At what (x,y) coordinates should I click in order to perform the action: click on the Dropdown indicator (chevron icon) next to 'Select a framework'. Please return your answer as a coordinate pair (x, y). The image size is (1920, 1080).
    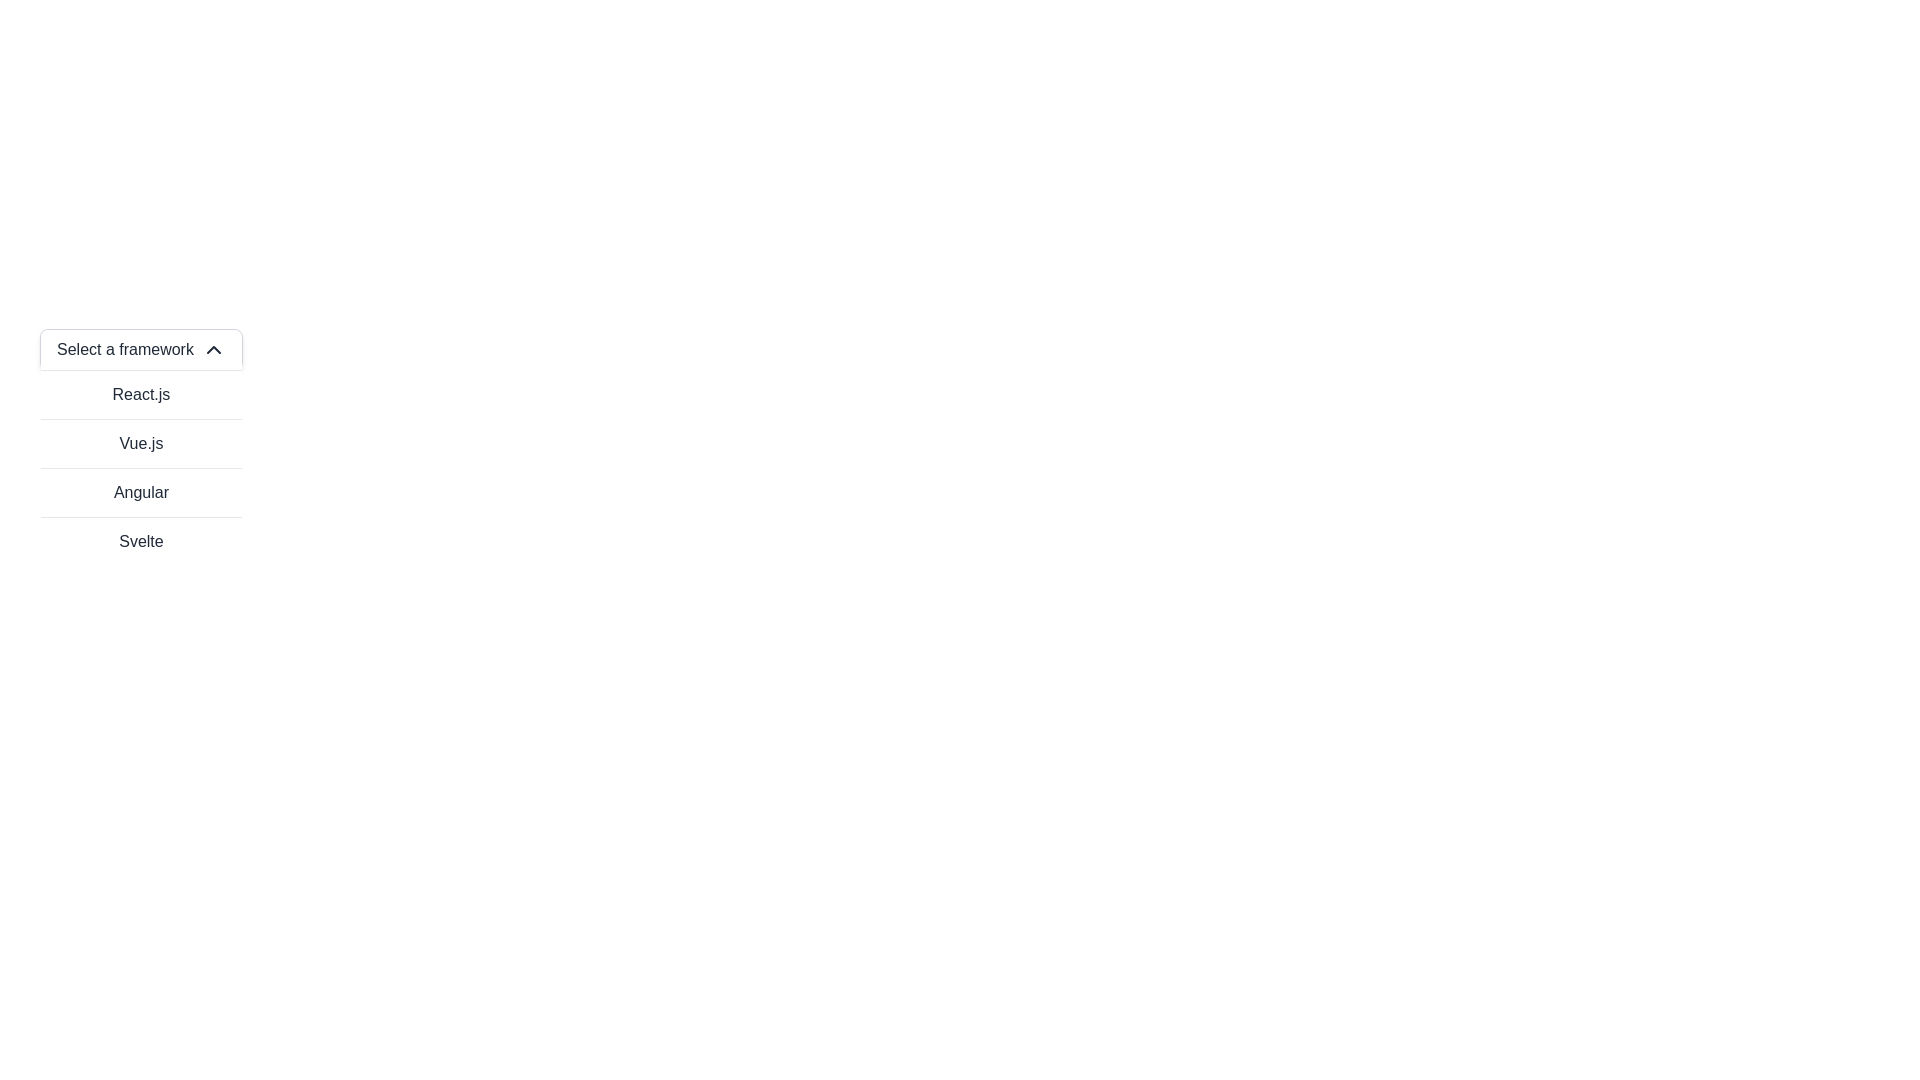
    Looking at the image, I should click on (213, 349).